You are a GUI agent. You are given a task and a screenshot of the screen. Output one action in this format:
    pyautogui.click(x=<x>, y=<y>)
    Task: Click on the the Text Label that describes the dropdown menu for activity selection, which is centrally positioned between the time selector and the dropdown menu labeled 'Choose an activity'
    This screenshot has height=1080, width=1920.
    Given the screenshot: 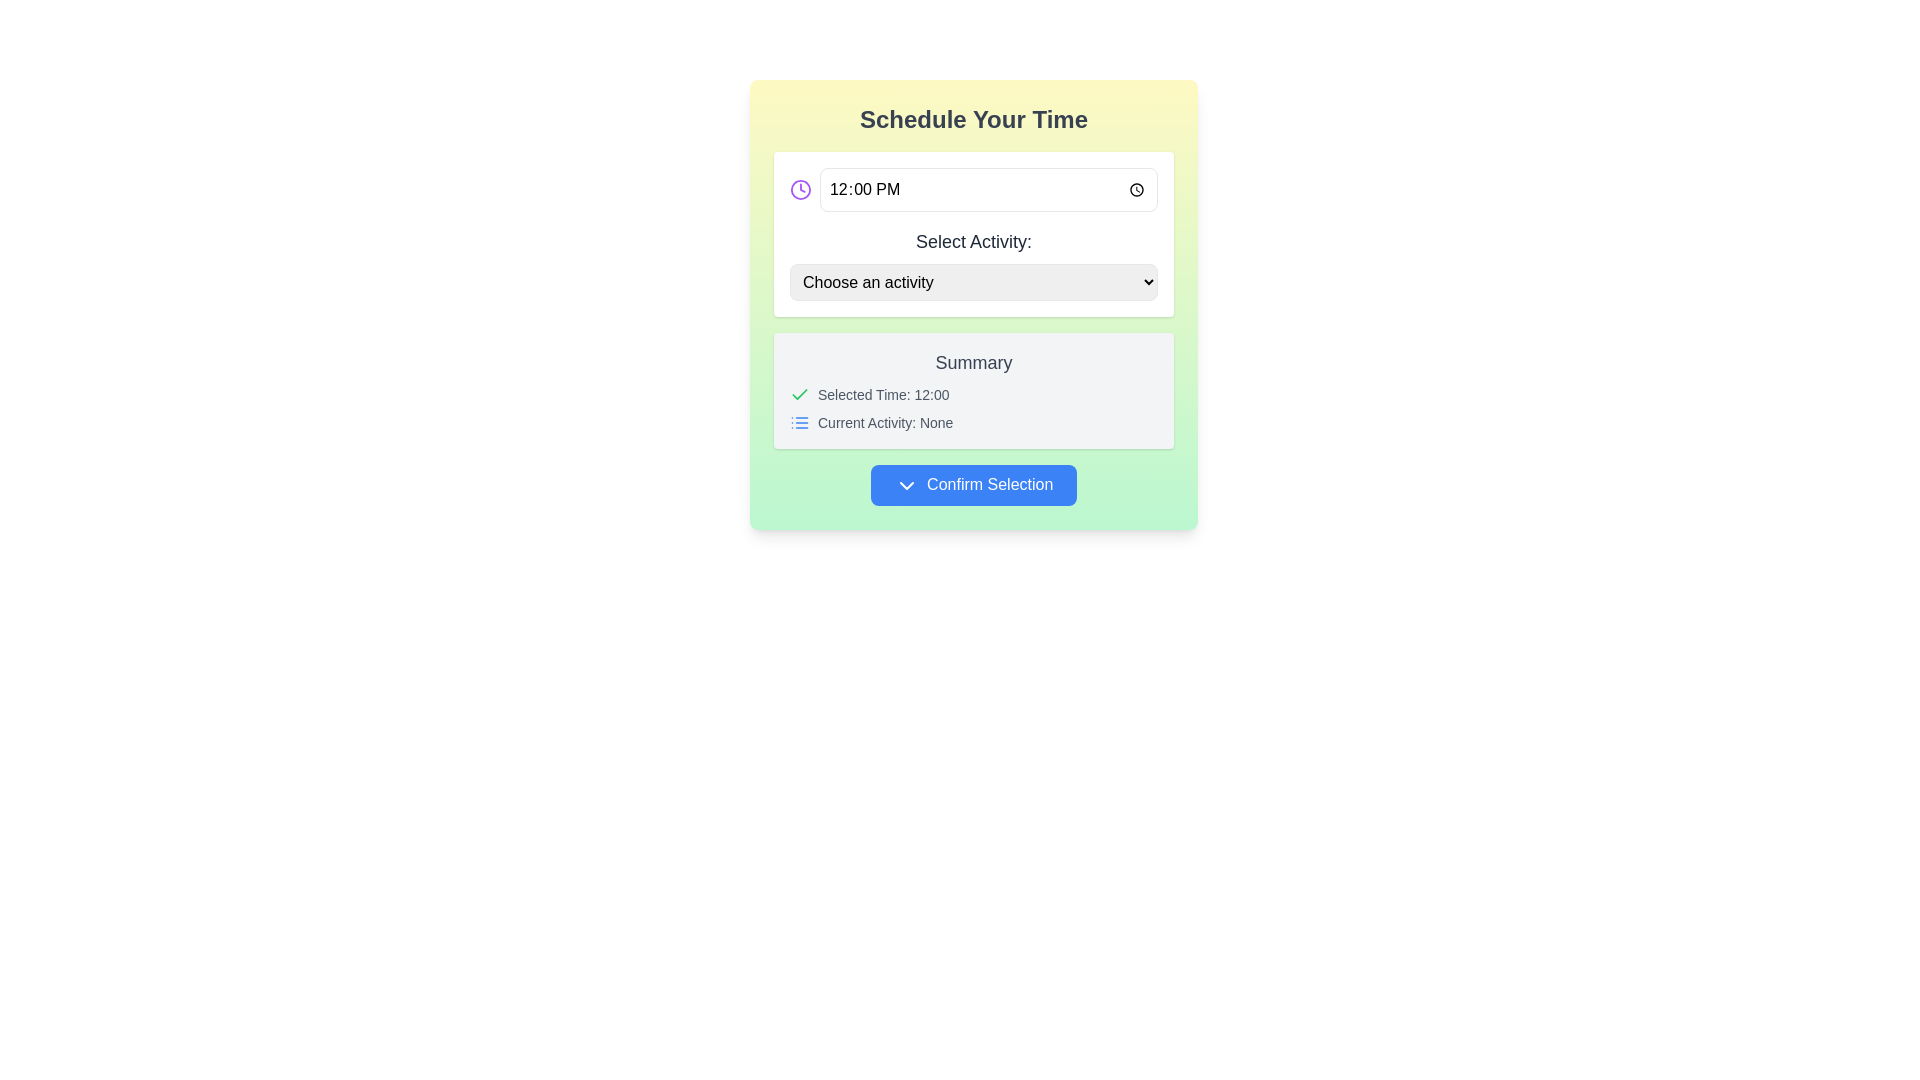 What is the action you would take?
    pyautogui.click(x=974, y=241)
    